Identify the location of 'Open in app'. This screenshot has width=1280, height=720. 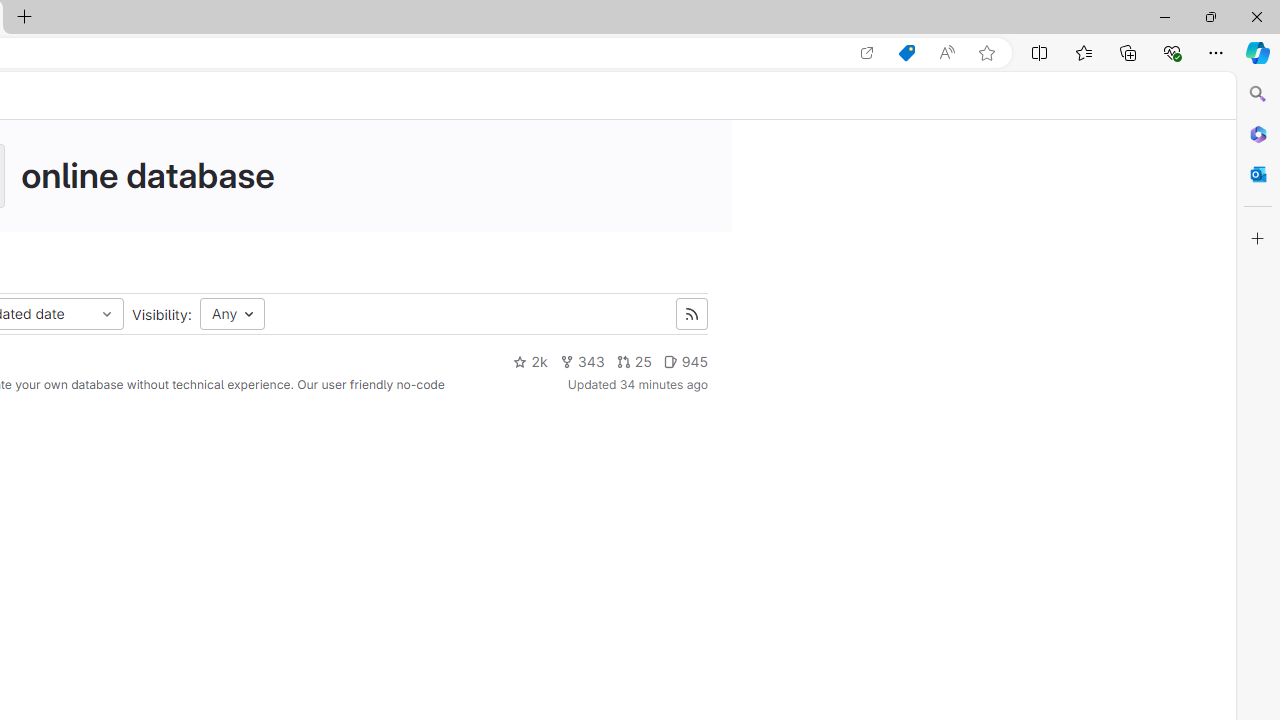
(867, 52).